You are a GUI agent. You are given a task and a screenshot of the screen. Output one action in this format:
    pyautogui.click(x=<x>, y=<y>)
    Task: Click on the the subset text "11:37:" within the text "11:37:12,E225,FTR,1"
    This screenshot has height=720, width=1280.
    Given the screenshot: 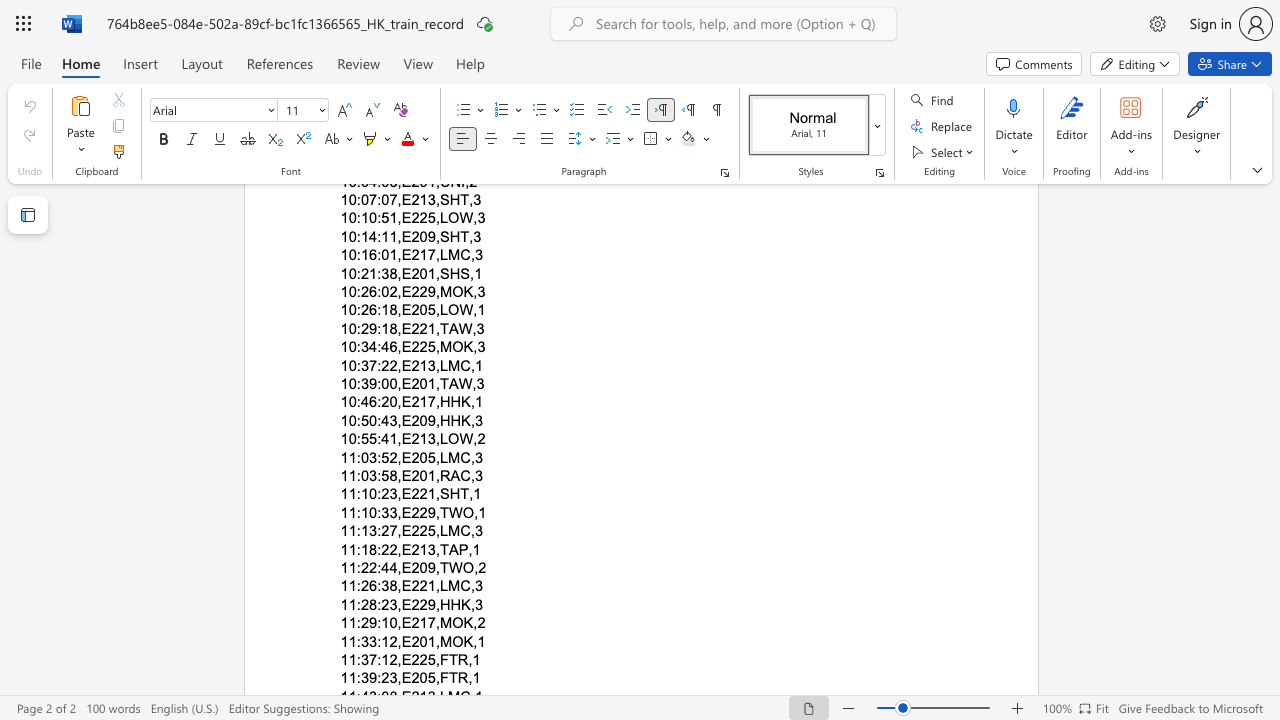 What is the action you would take?
    pyautogui.click(x=340, y=660)
    